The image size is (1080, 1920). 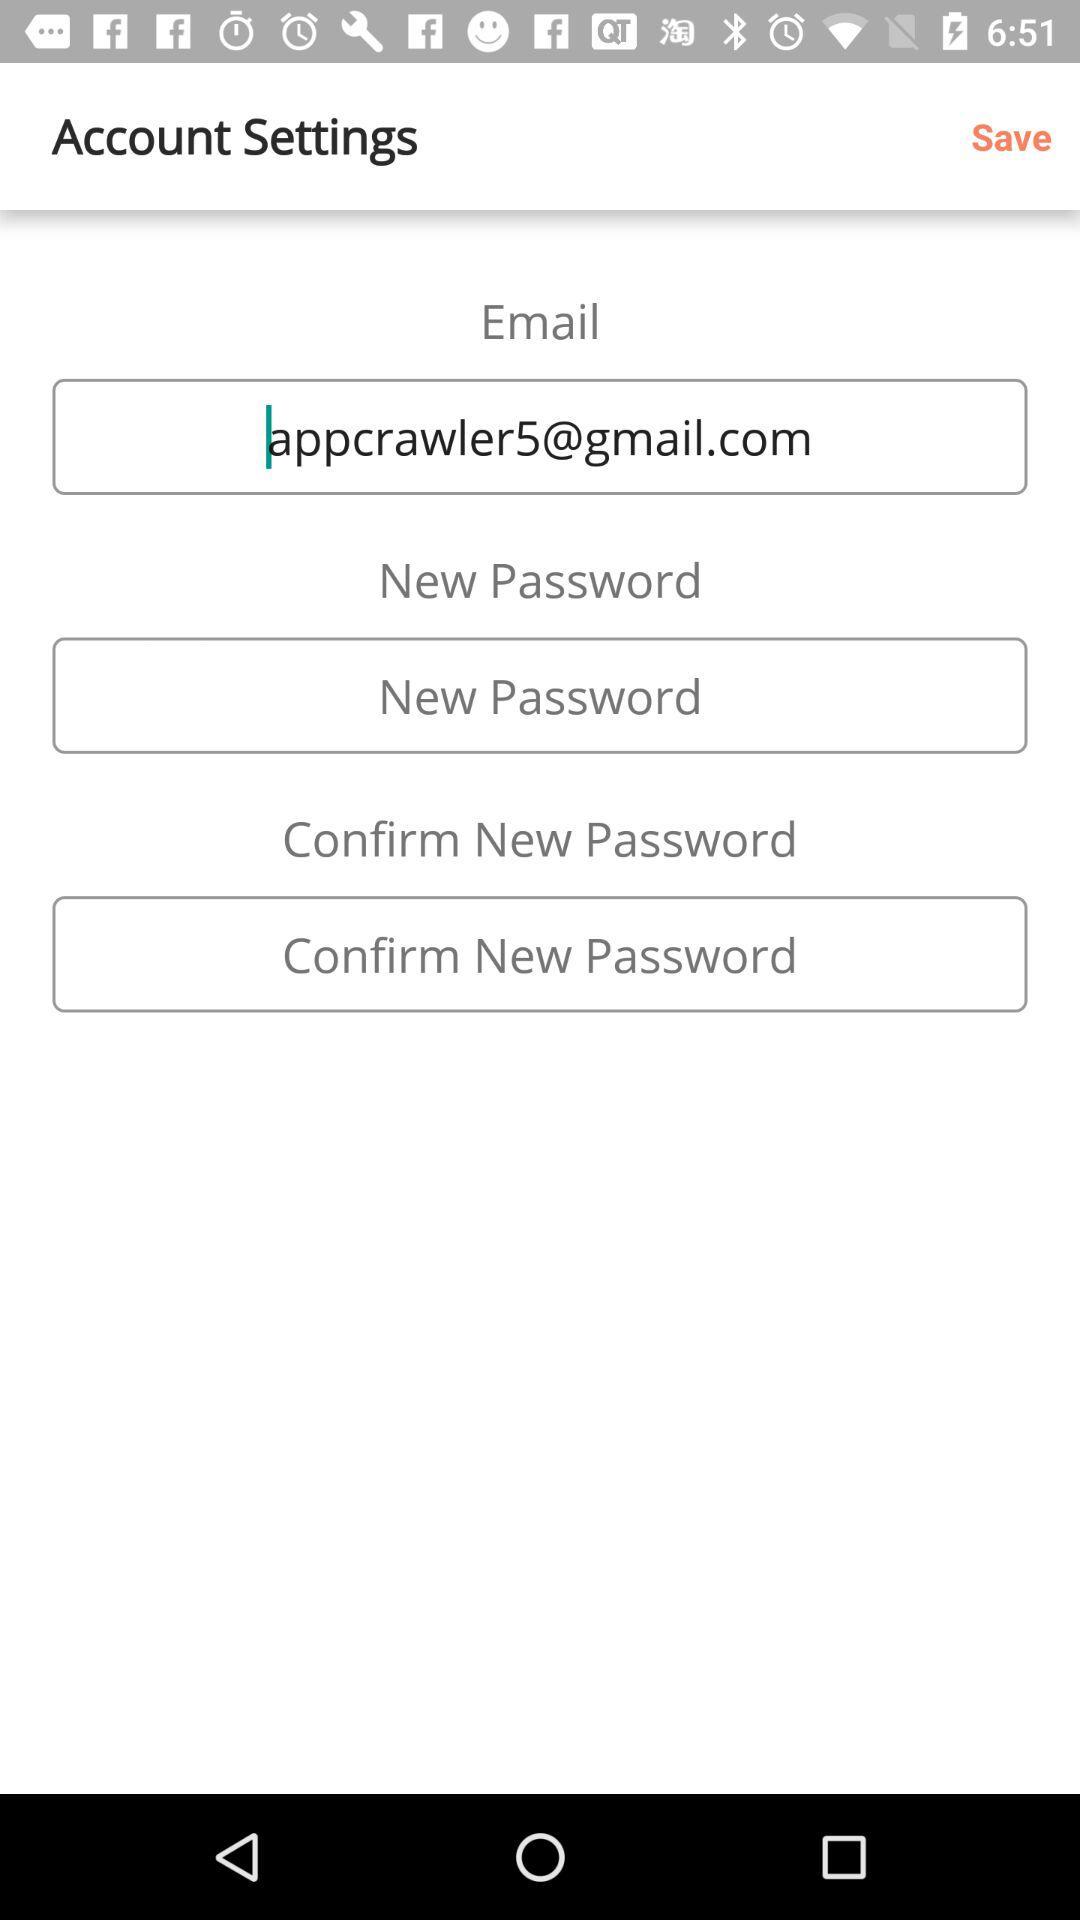 I want to click on change to the new password, so click(x=540, y=953).